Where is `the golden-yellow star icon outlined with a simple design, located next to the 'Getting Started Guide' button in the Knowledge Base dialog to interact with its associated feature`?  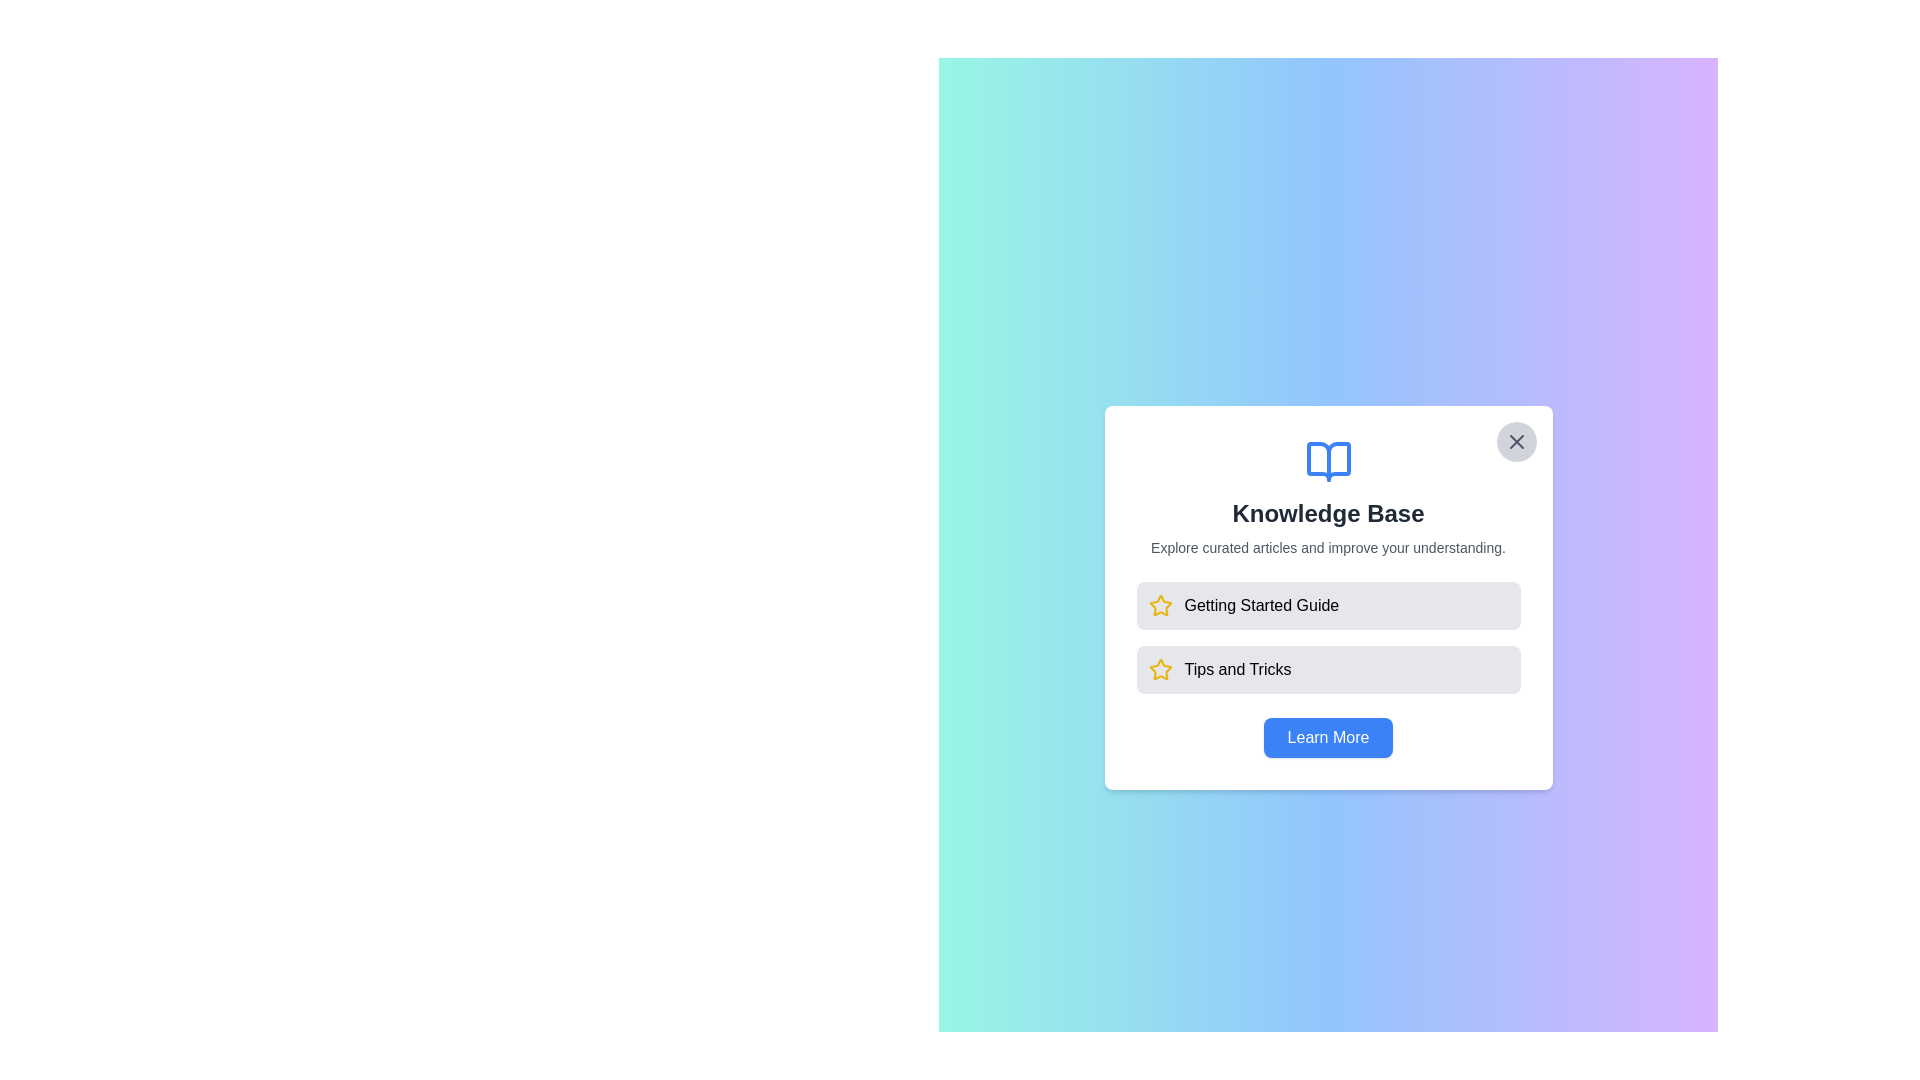 the golden-yellow star icon outlined with a simple design, located next to the 'Getting Started Guide' button in the Knowledge Base dialog to interact with its associated feature is located at coordinates (1160, 668).